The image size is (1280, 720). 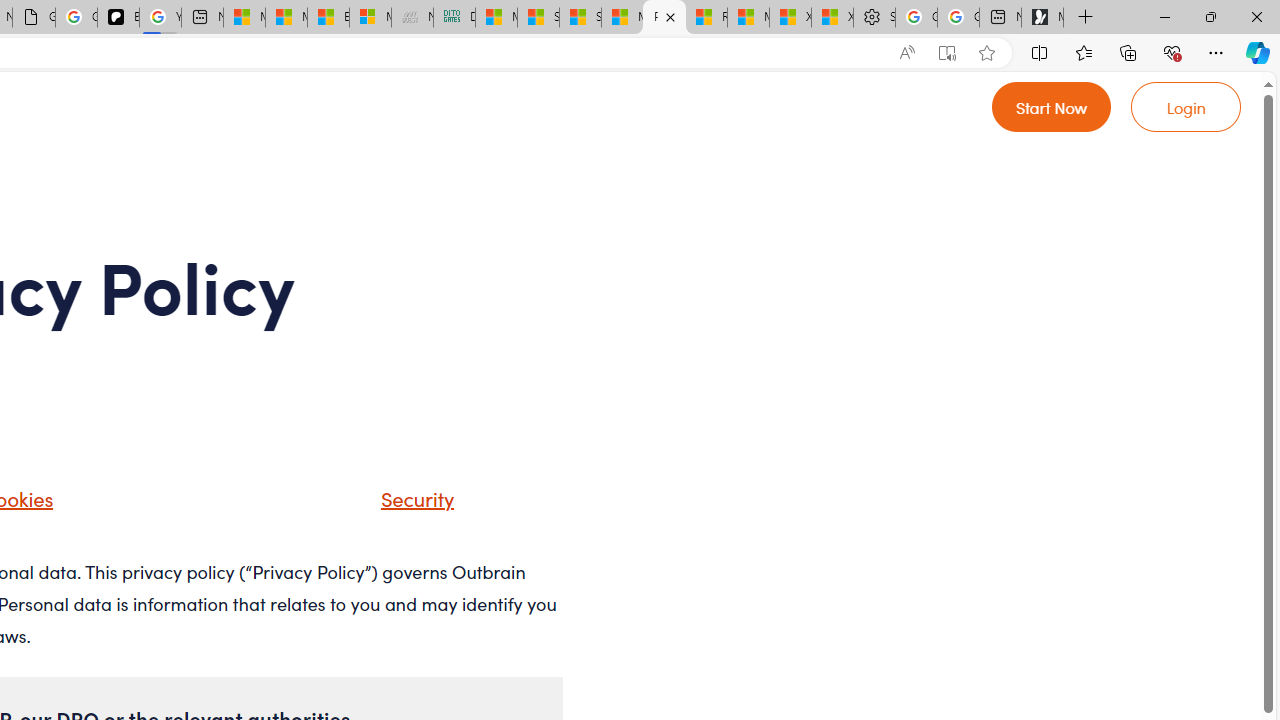 I want to click on 'Security', so click(x=411, y=496).